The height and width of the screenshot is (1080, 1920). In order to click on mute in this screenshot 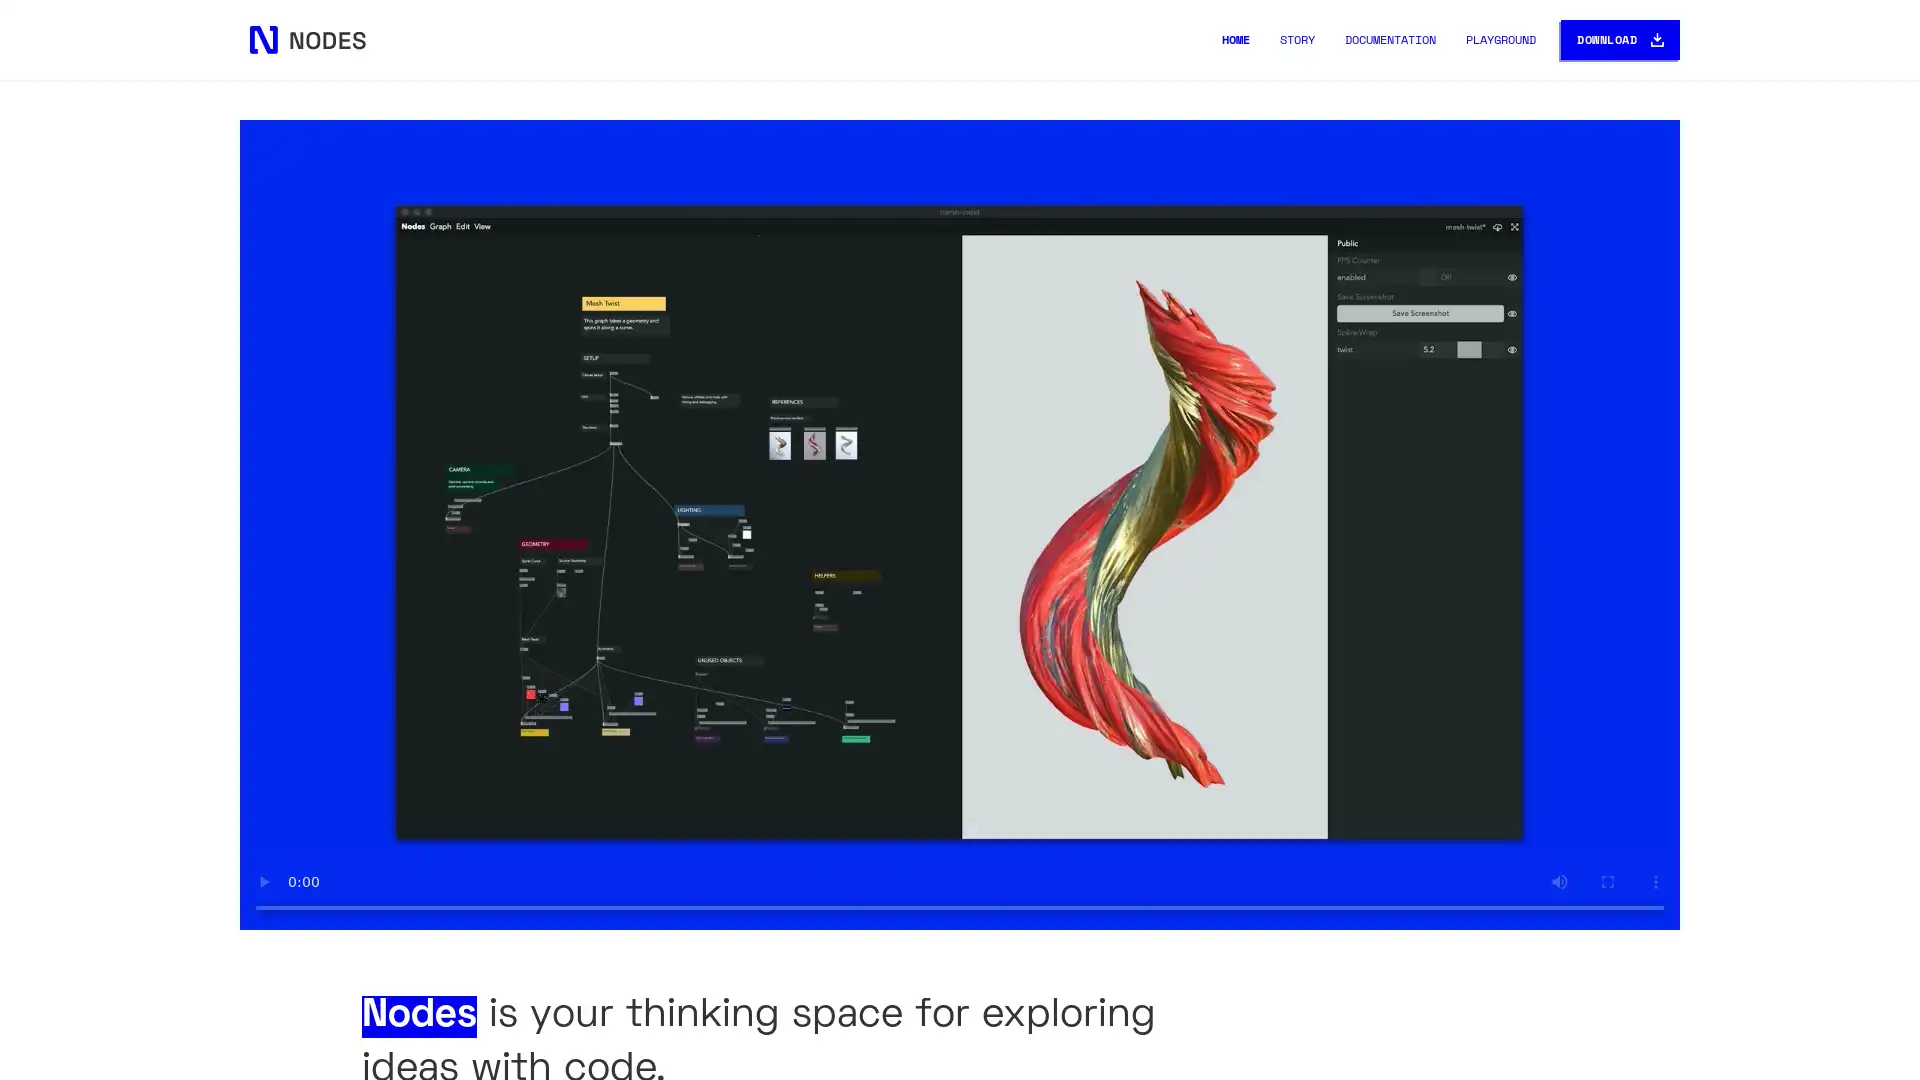, I will do `click(1559, 881)`.